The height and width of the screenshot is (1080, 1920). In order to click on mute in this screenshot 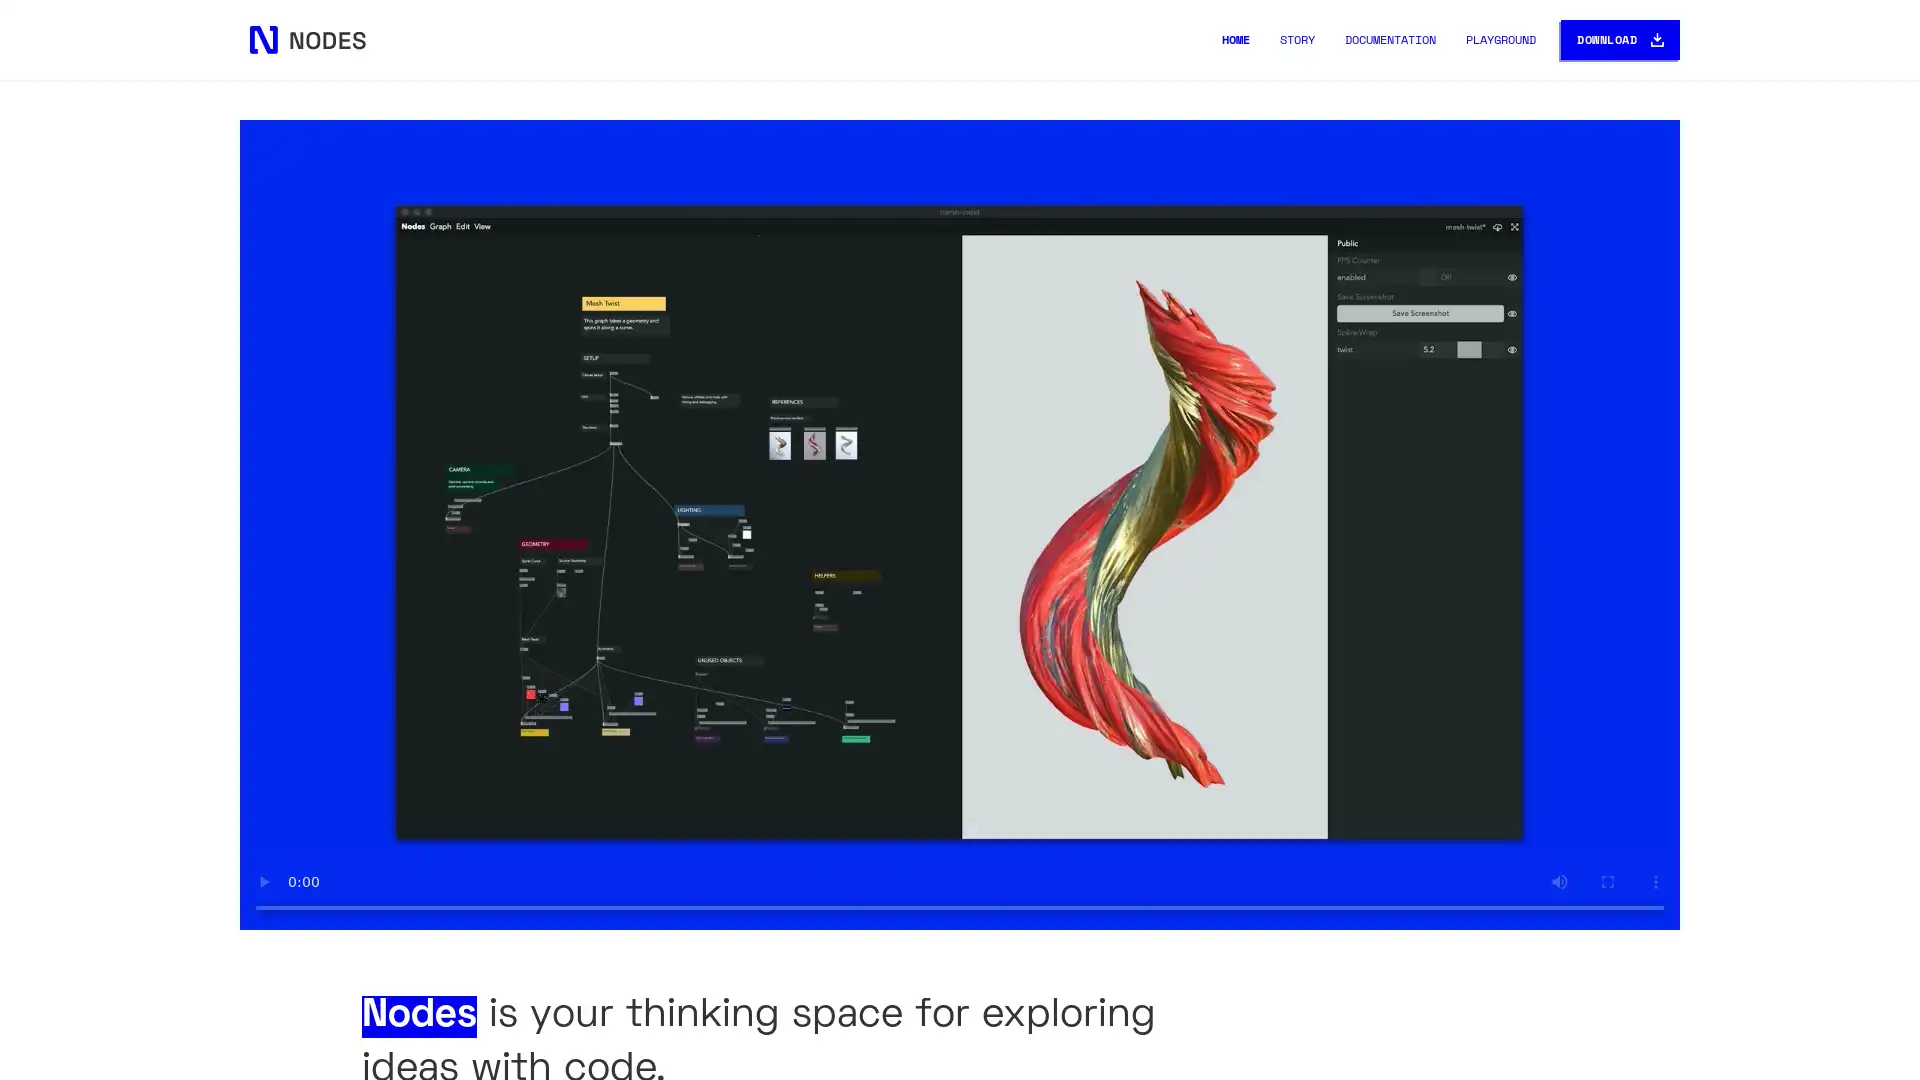, I will do `click(1559, 881)`.